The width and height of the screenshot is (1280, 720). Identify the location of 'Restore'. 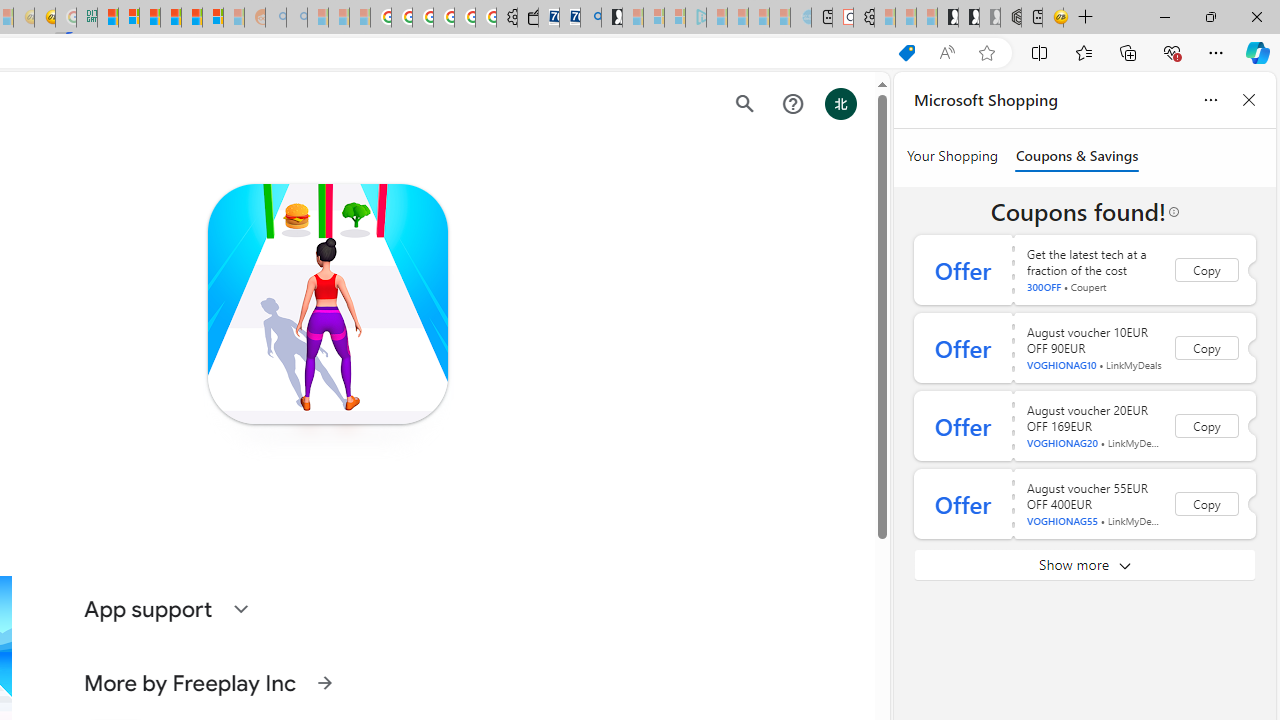
(1209, 16).